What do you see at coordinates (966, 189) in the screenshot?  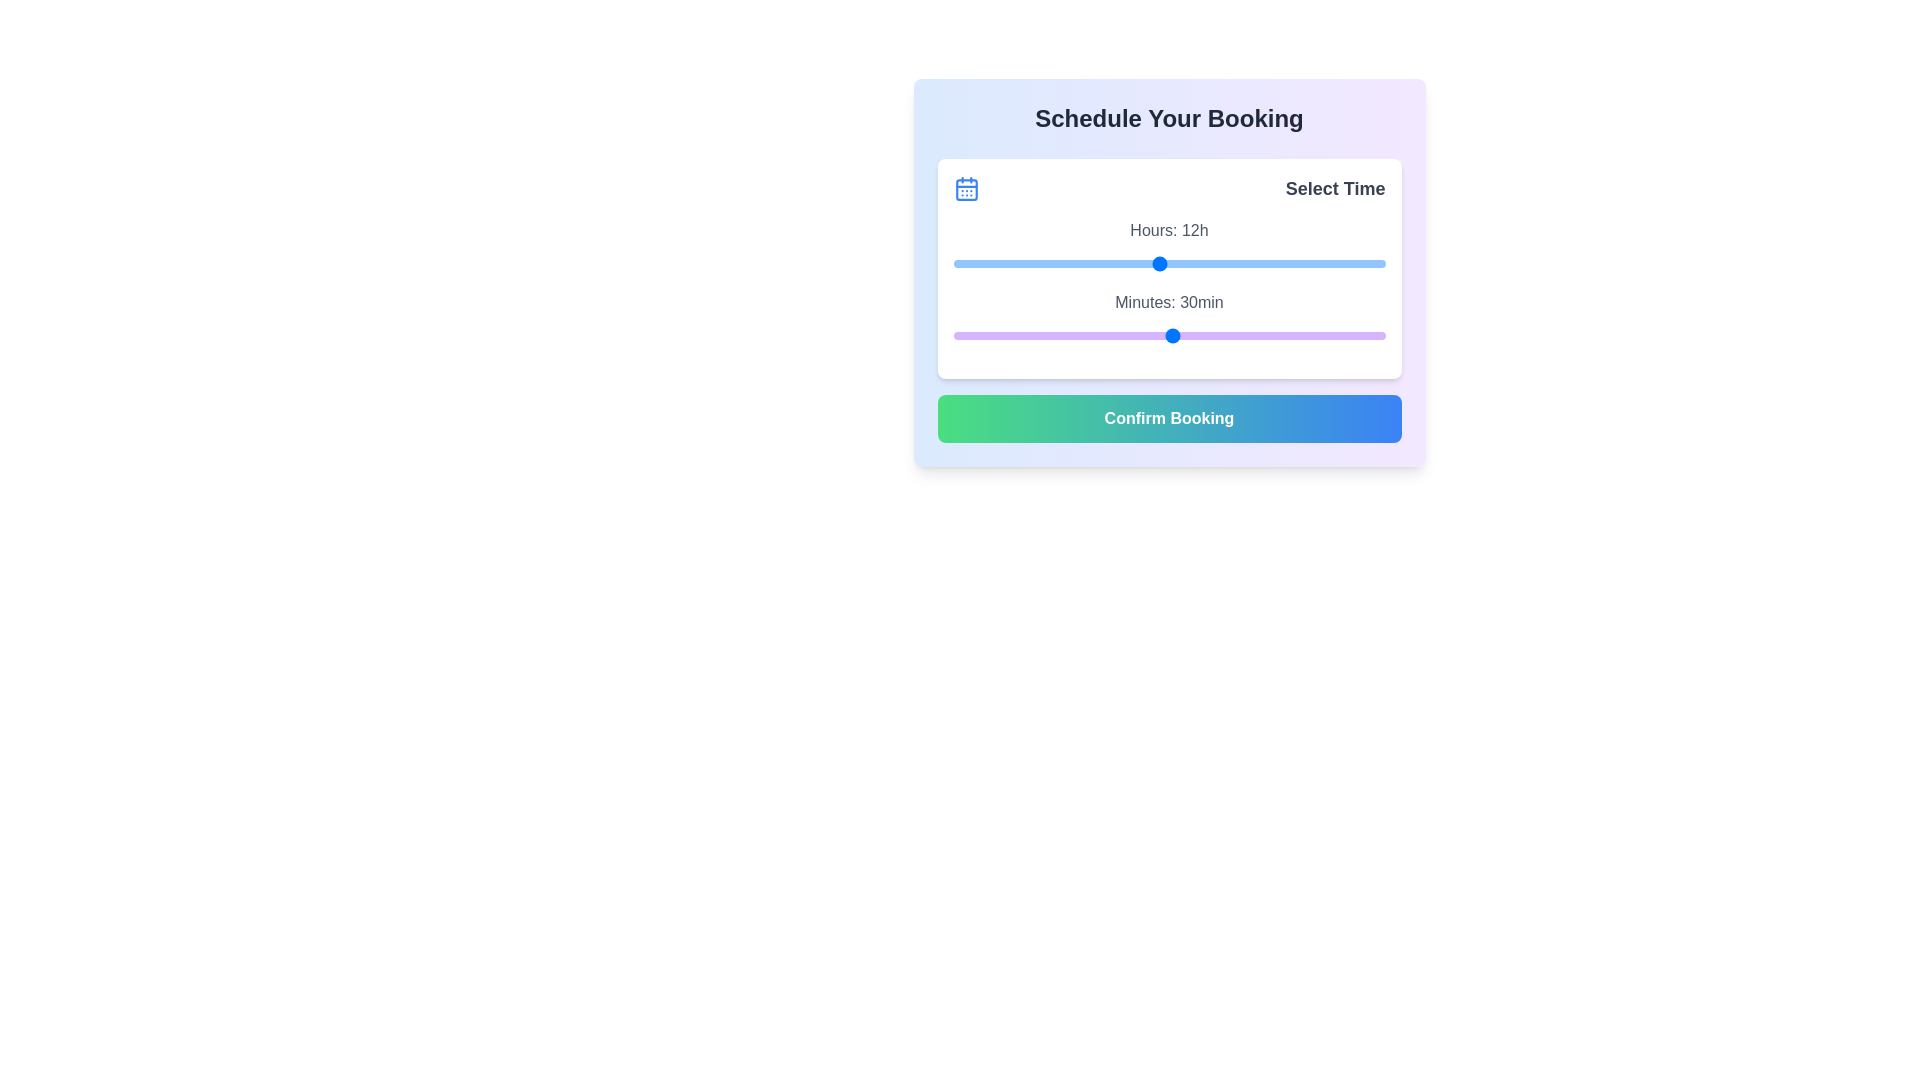 I see `the calendar icon for visual inspection` at bounding box center [966, 189].